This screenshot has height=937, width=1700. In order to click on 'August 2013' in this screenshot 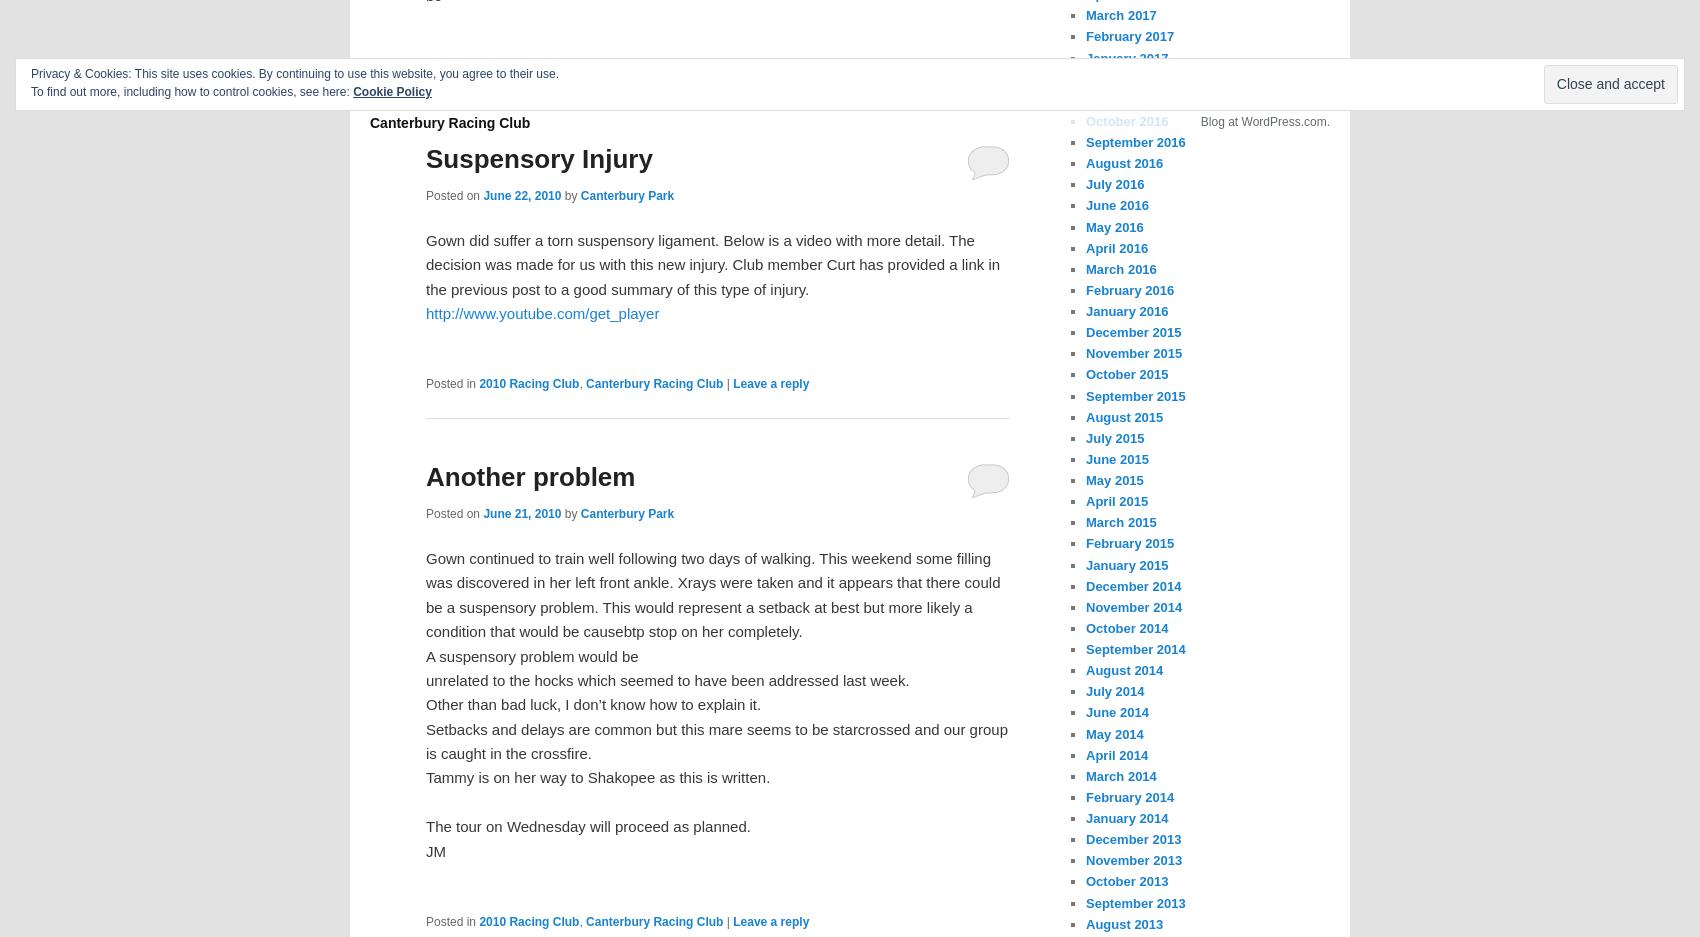, I will do `click(1124, 923)`.